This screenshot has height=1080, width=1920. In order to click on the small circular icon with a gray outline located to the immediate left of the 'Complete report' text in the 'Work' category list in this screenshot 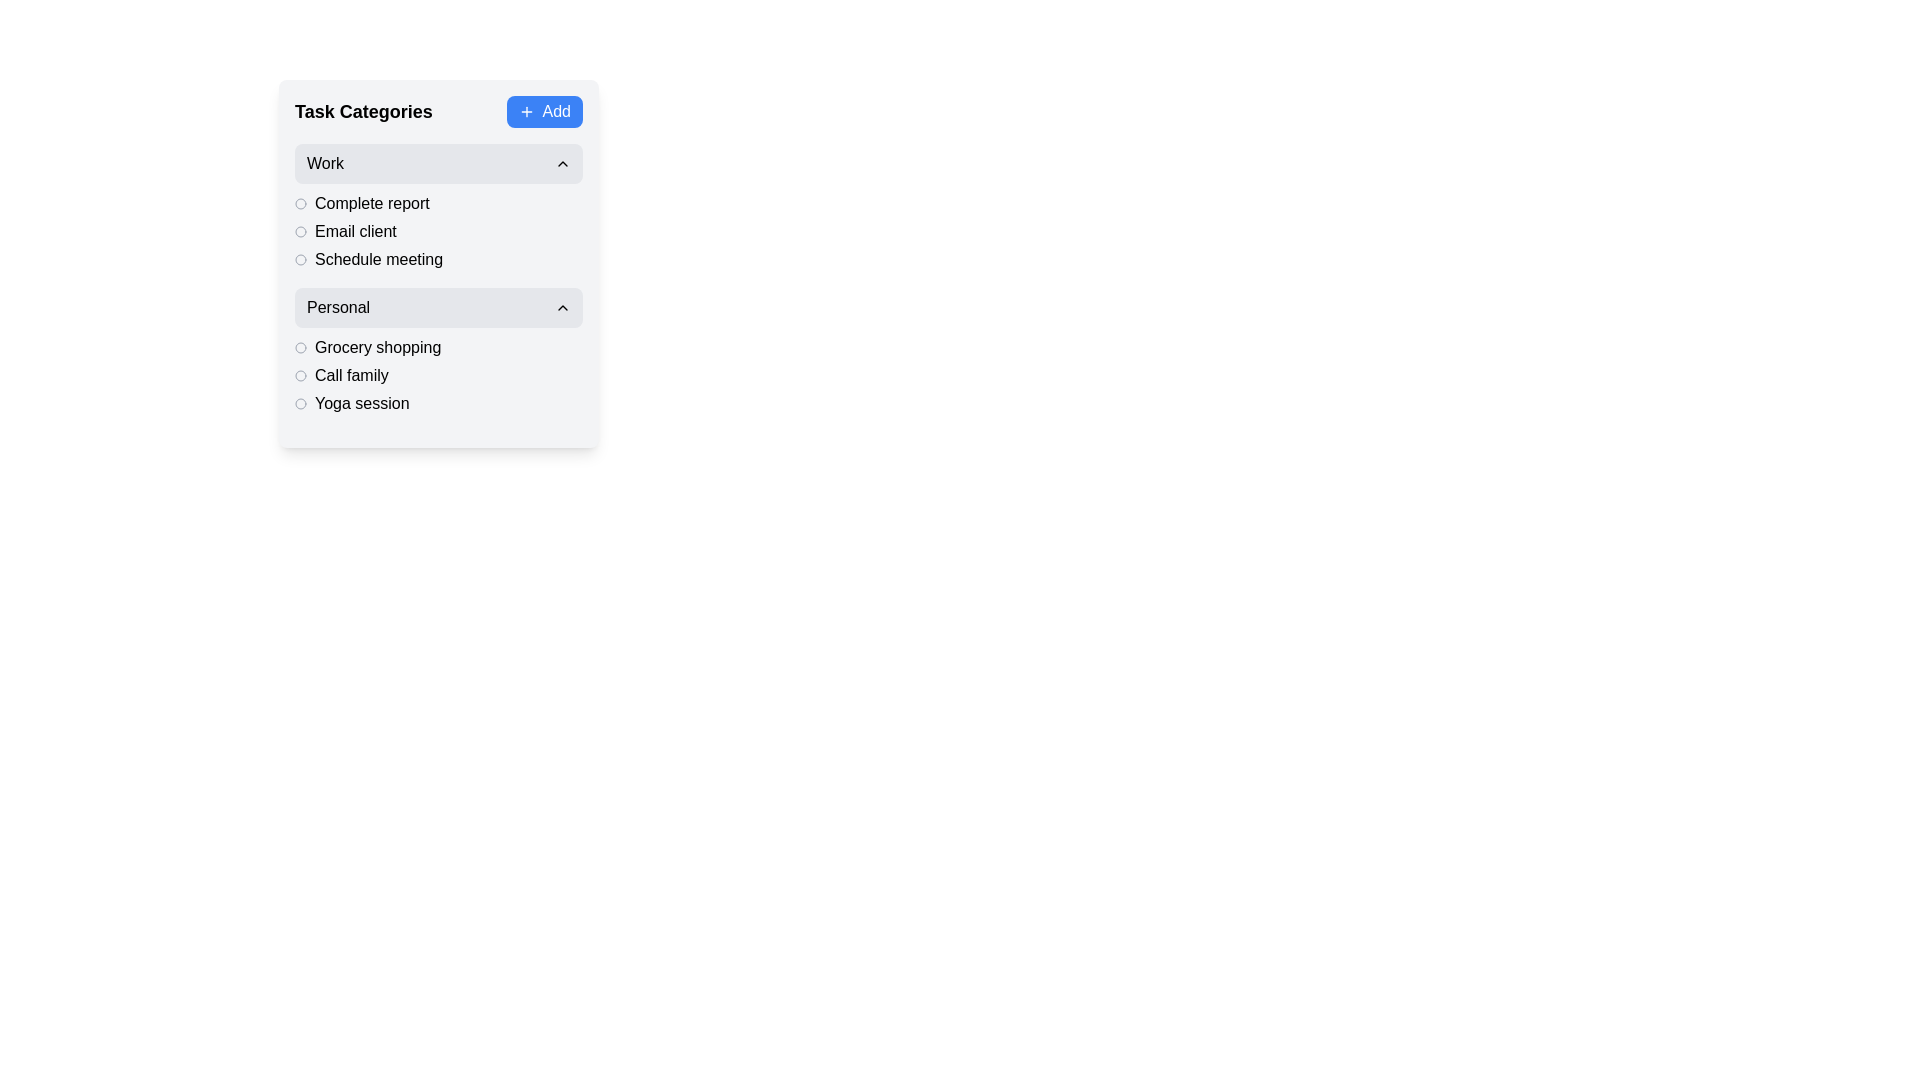, I will do `click(300, 204)`.